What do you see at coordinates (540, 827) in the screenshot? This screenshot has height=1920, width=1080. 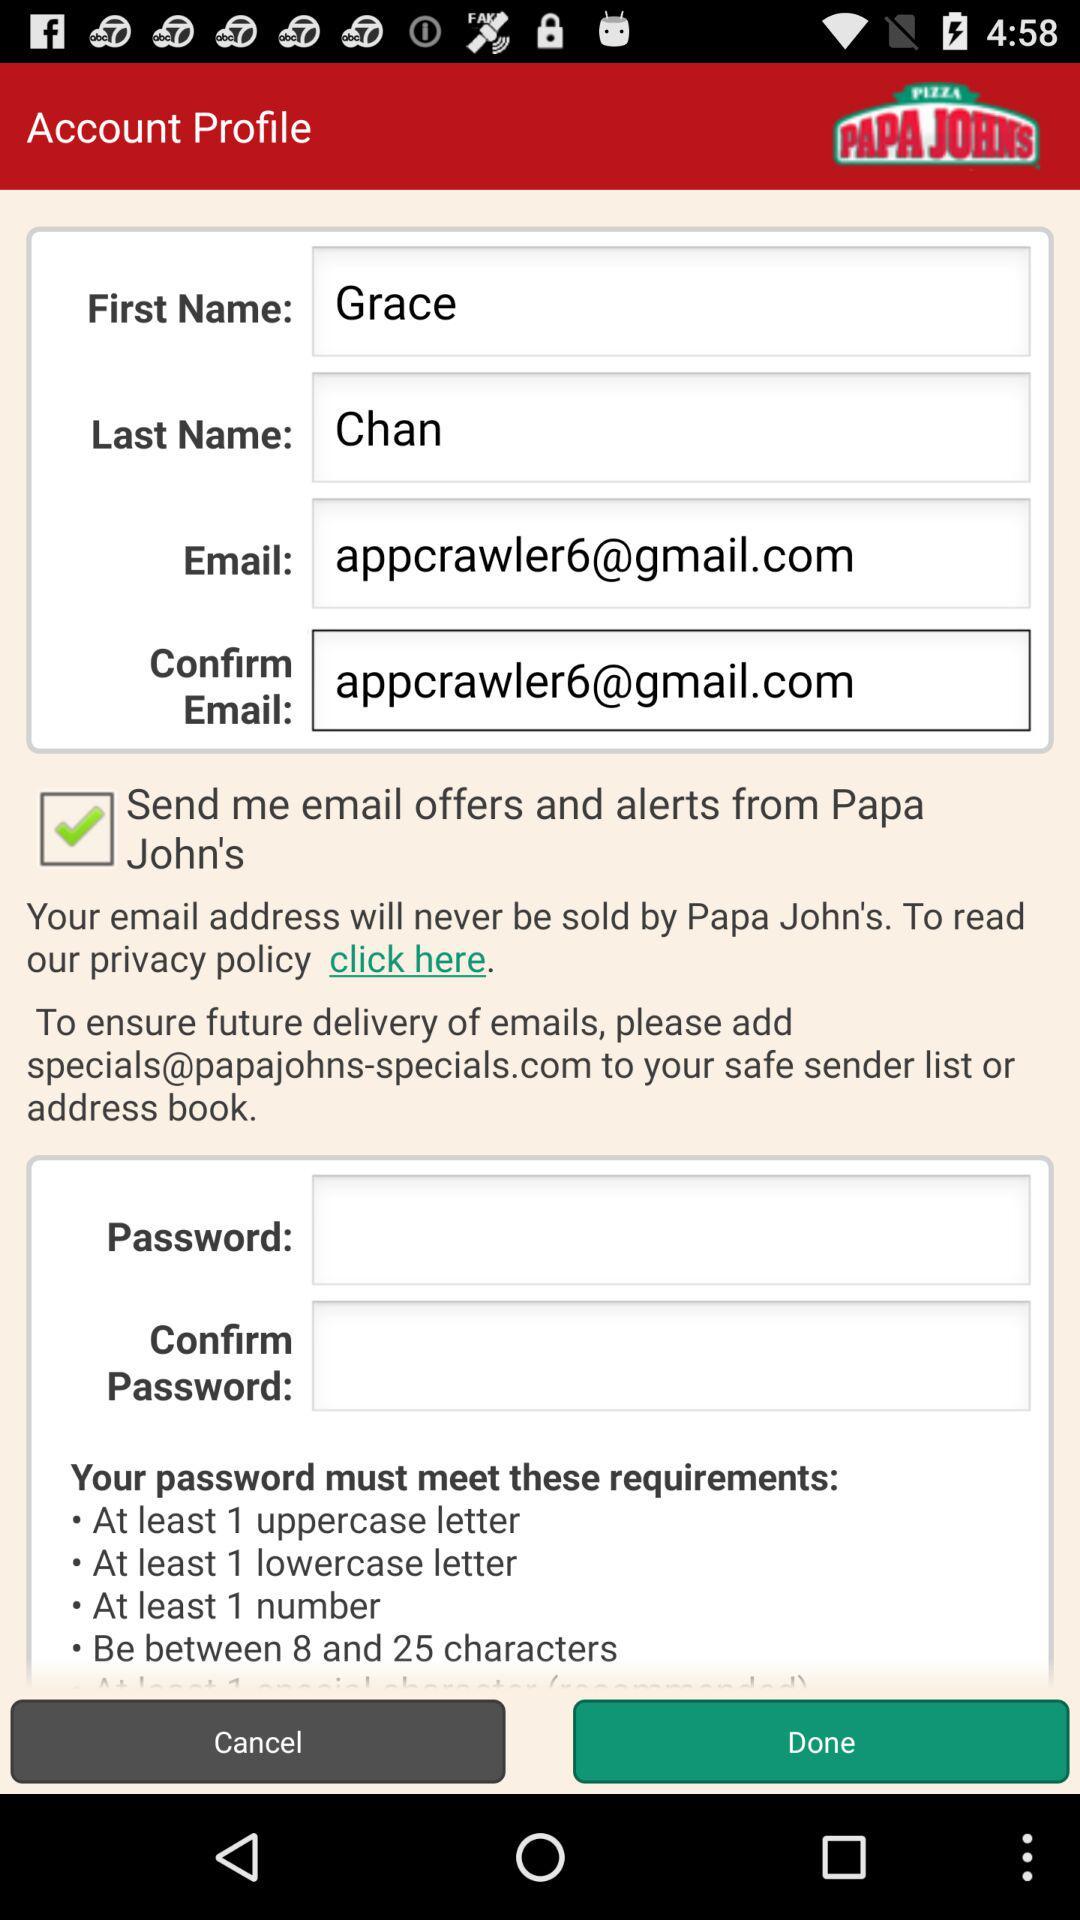 I see `item below the appcrawler6@gmail.com icon` at bounding box center [540, 827].